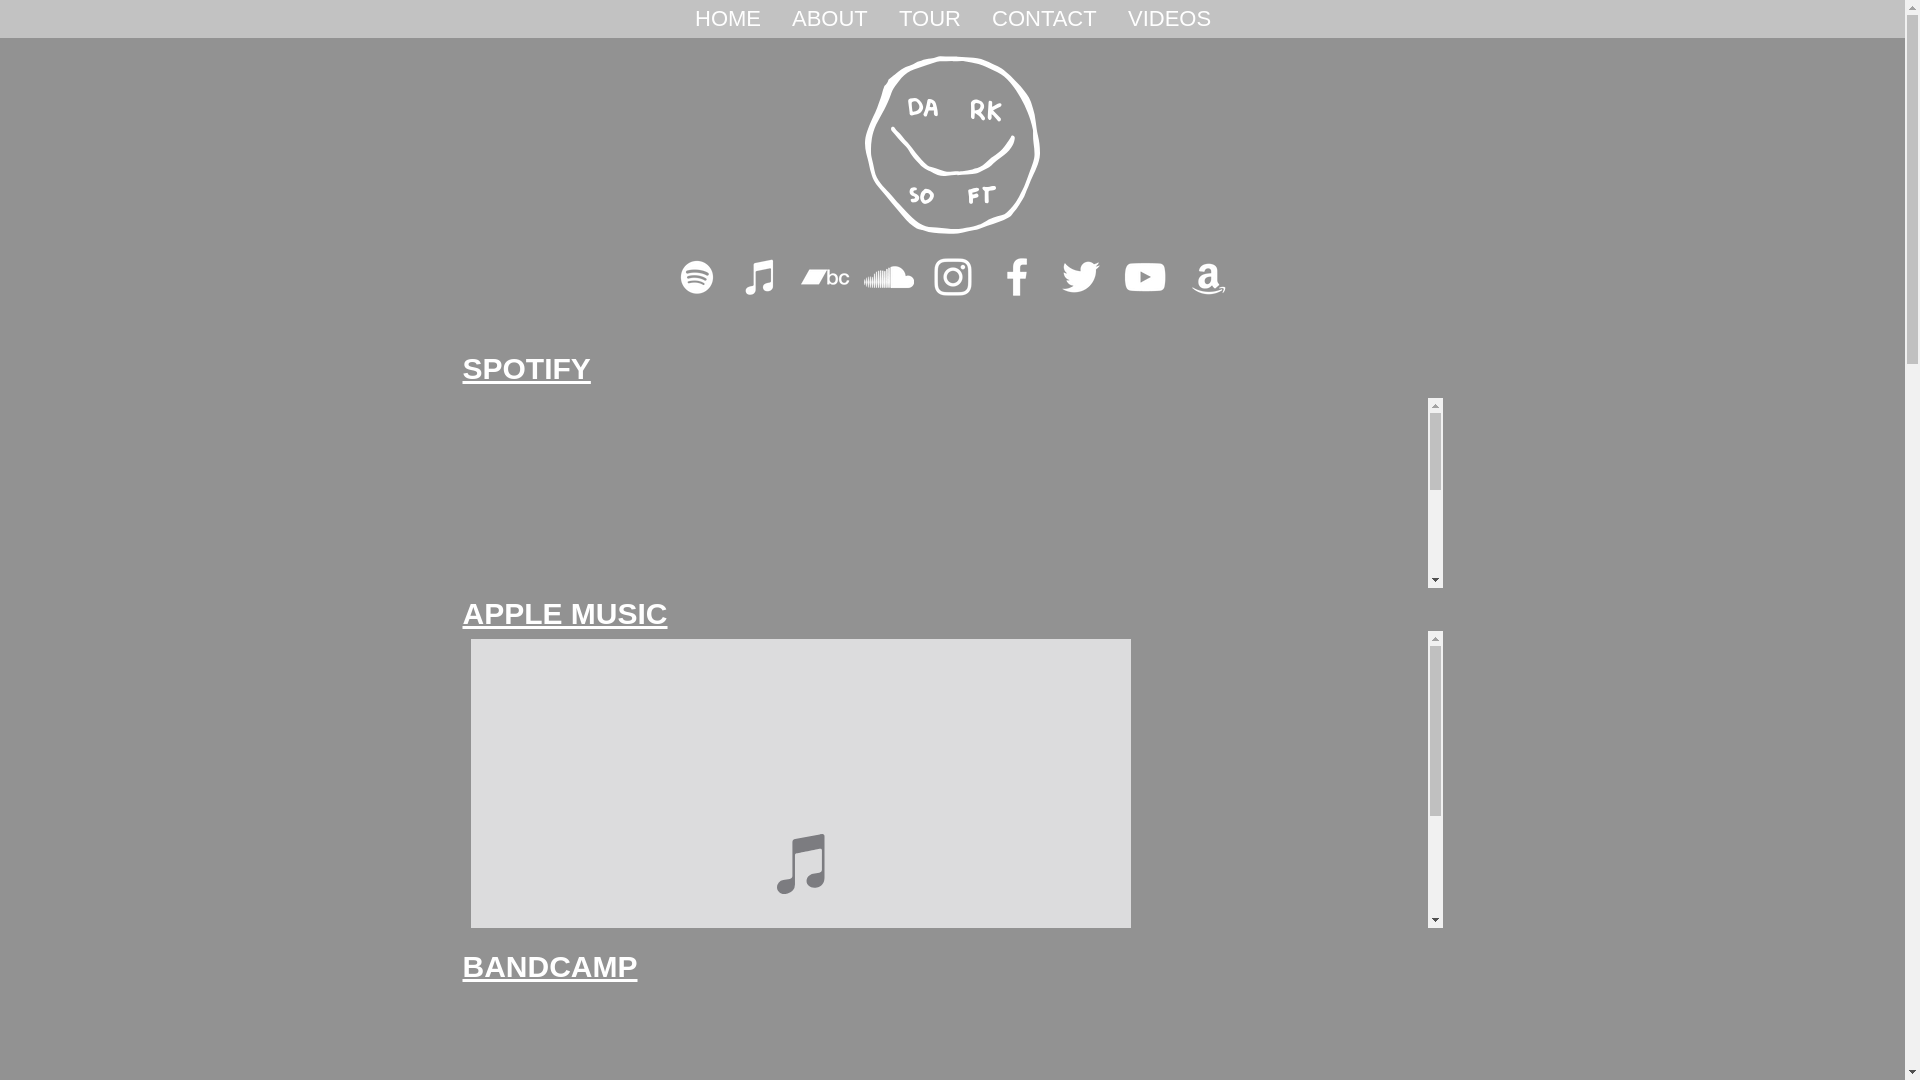 Image resolution: width=1920 pixels, height=1080 pixels. What do you see at coordinates (563, 612) in the screenshot?
I see `'APPLE MUSIC'` at bounding box center [563, 612].